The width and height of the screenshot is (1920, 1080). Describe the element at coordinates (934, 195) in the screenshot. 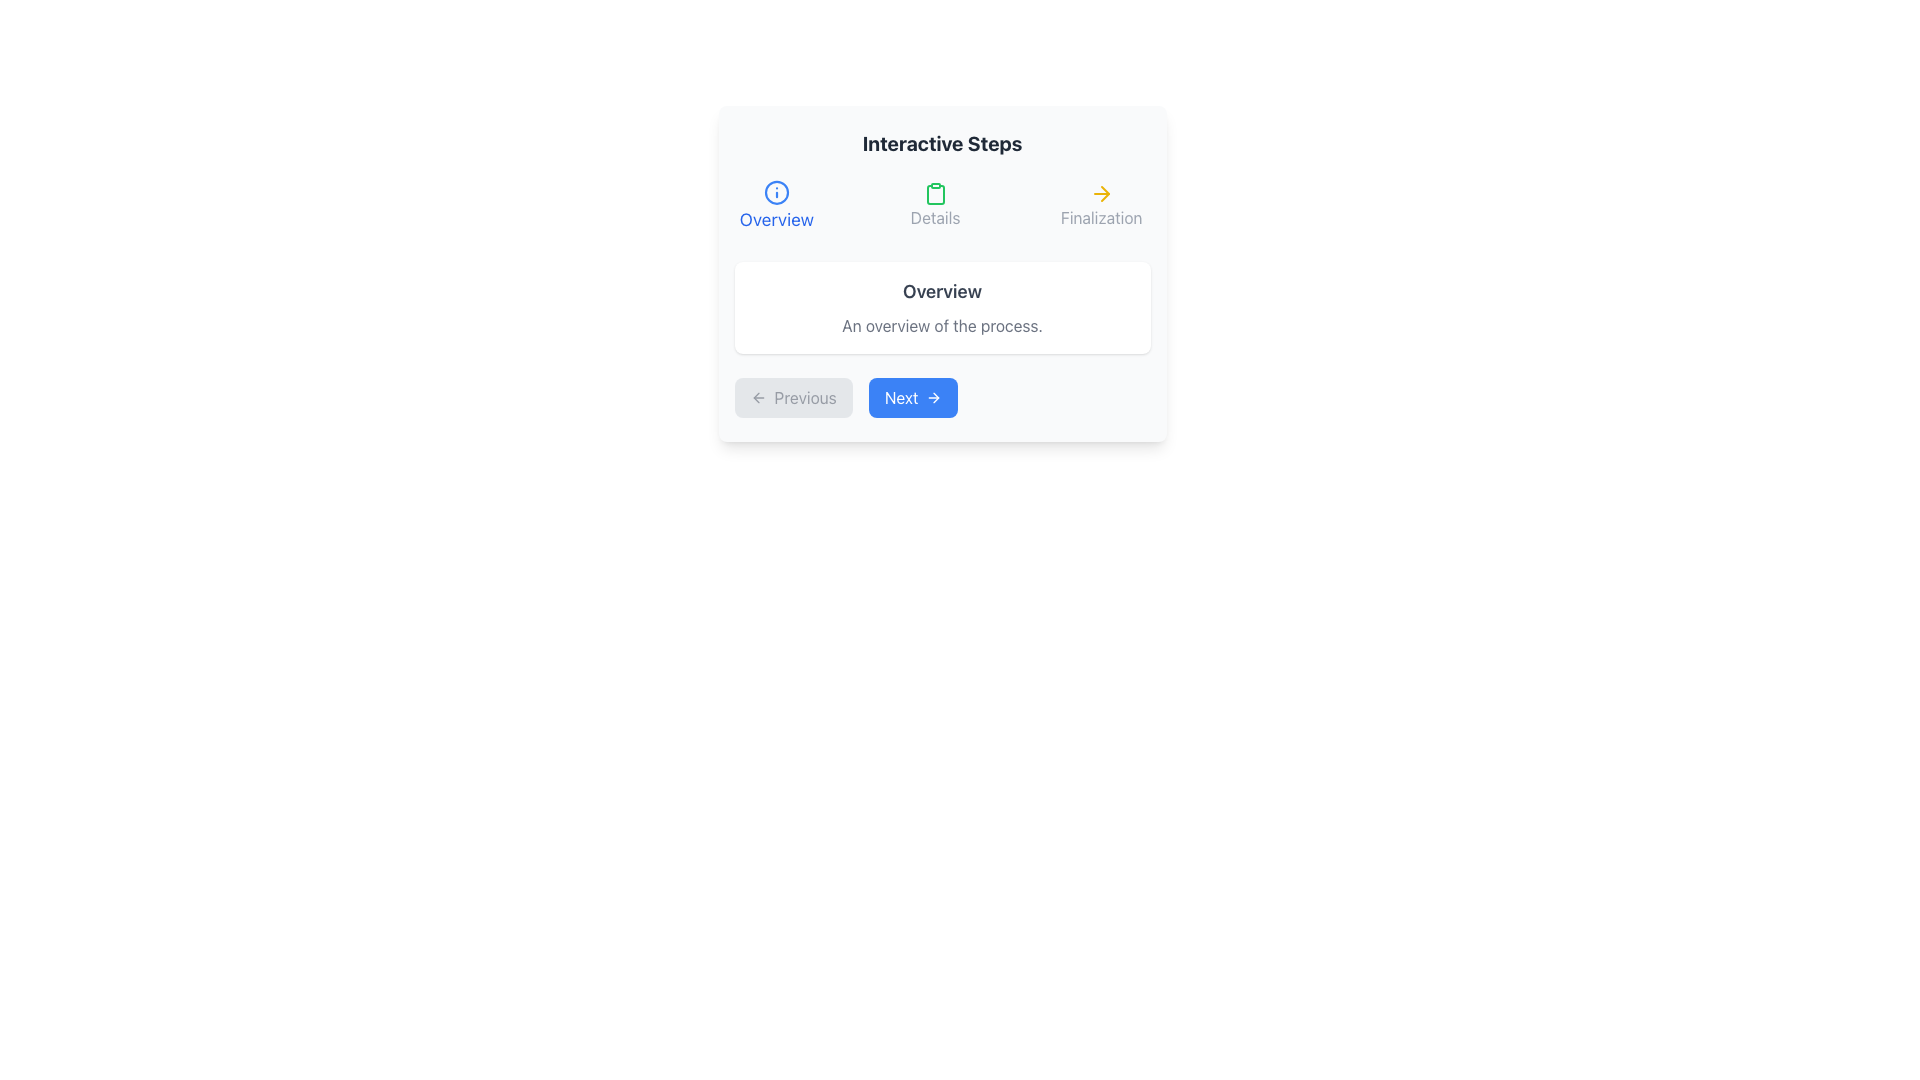

I see `the clipboard icon in the 'Details' step of the interactive step navigation` at that location.